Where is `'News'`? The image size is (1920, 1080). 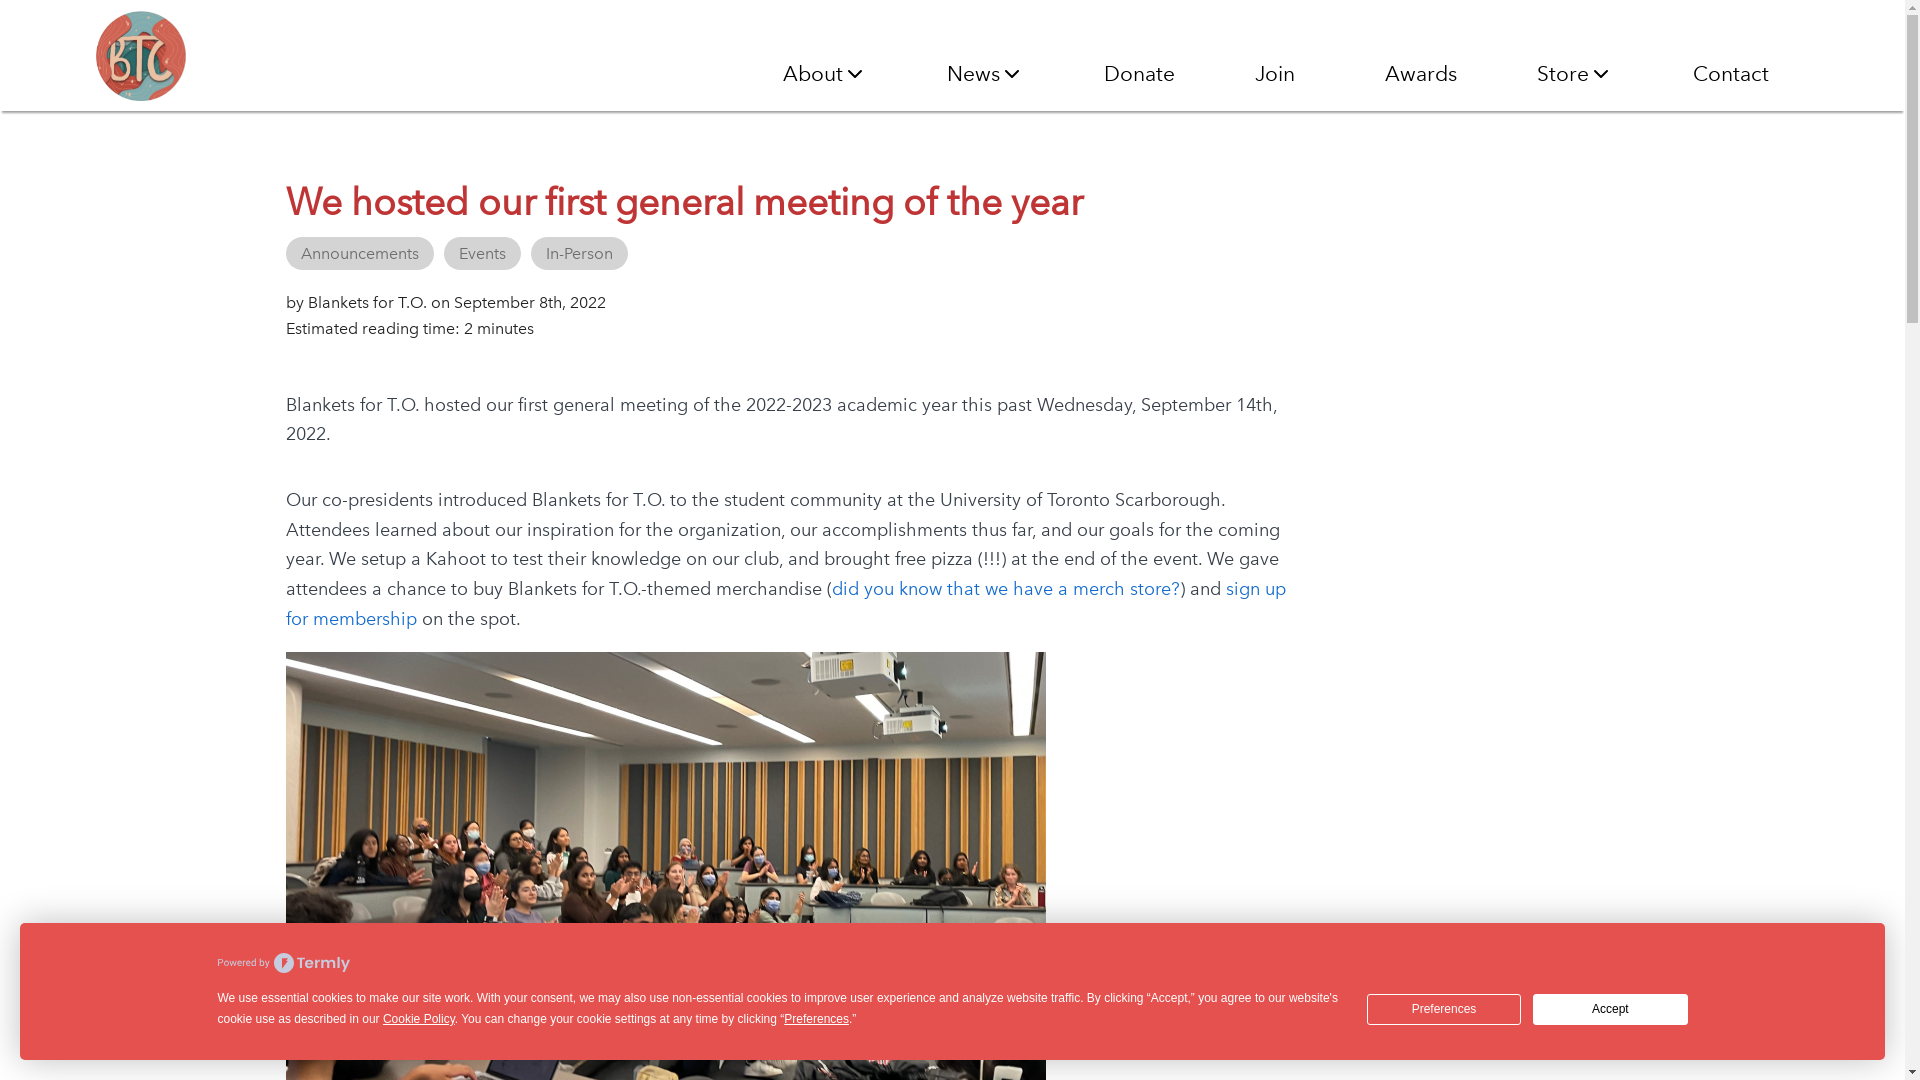
'News' is located at coordinates (945, 72).